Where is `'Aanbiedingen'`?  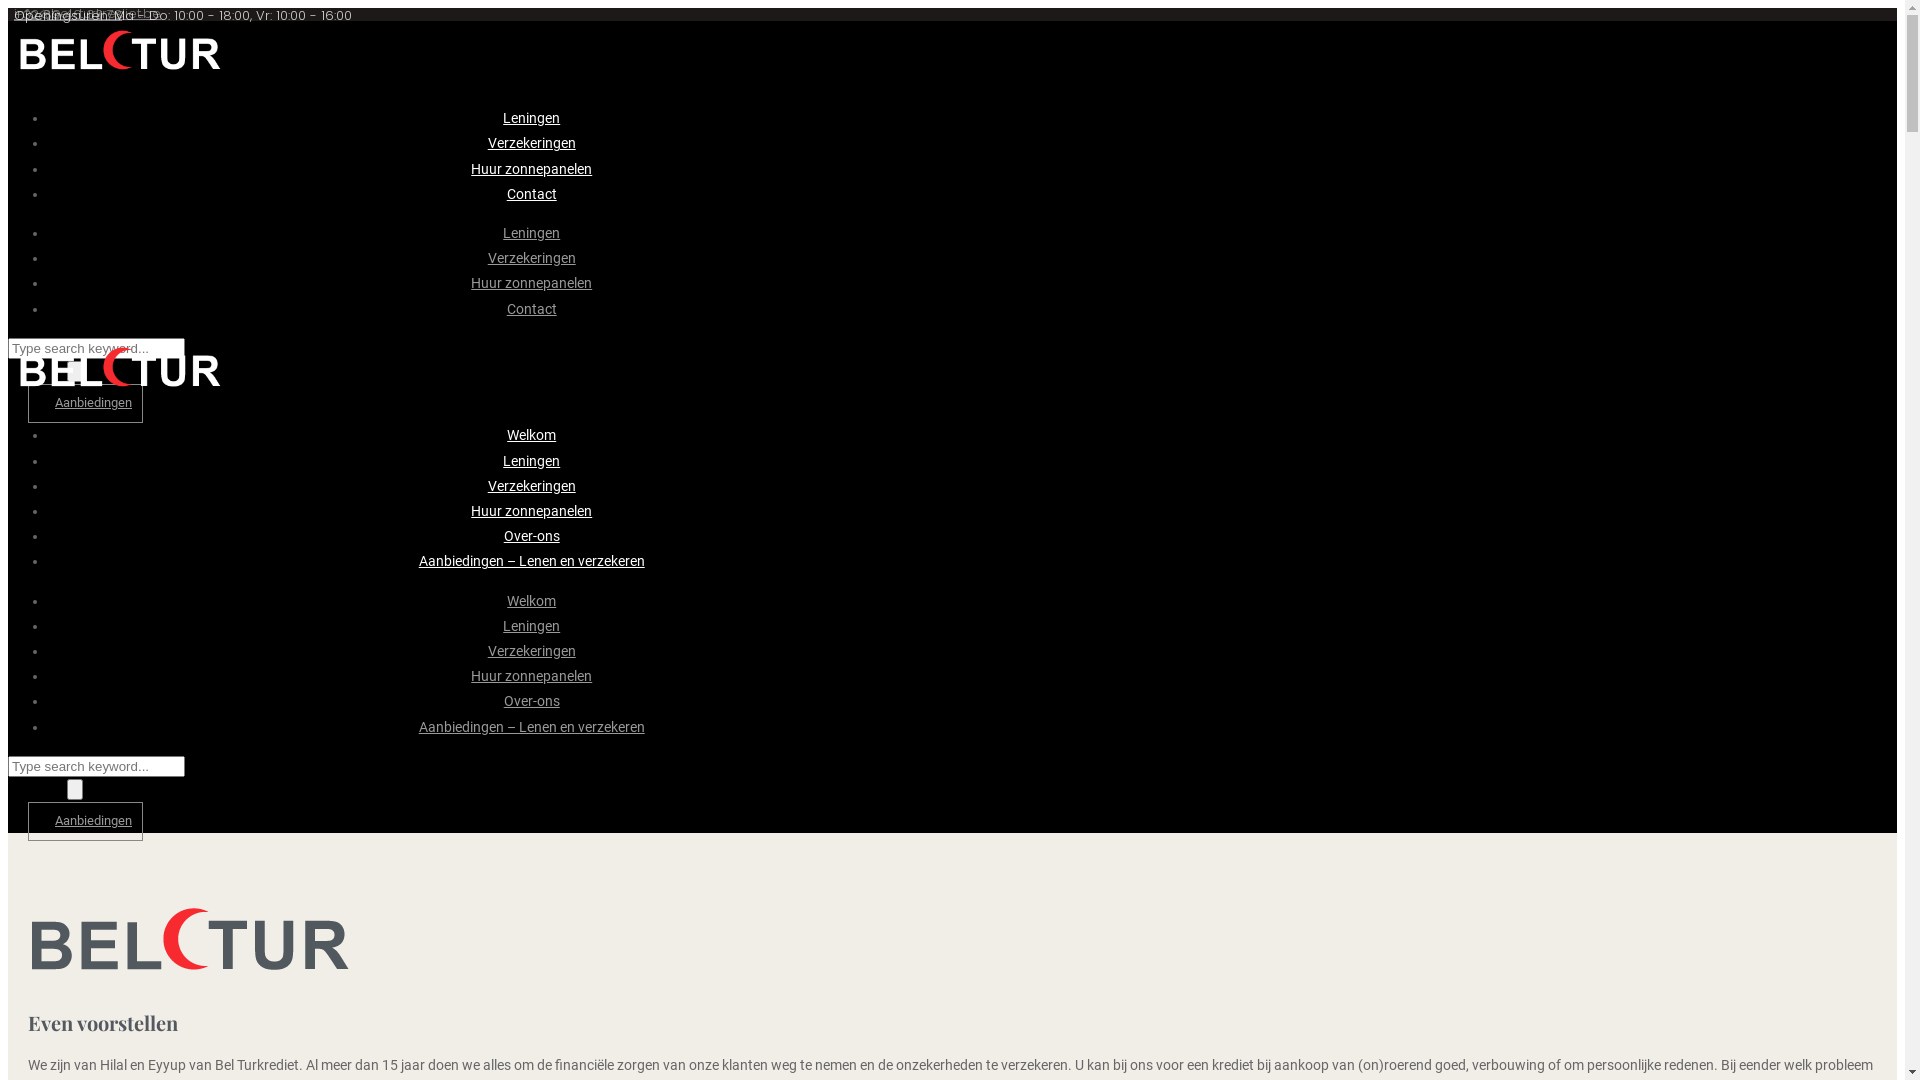 'Aanbiedingen' is located at coordinates (28, 821).